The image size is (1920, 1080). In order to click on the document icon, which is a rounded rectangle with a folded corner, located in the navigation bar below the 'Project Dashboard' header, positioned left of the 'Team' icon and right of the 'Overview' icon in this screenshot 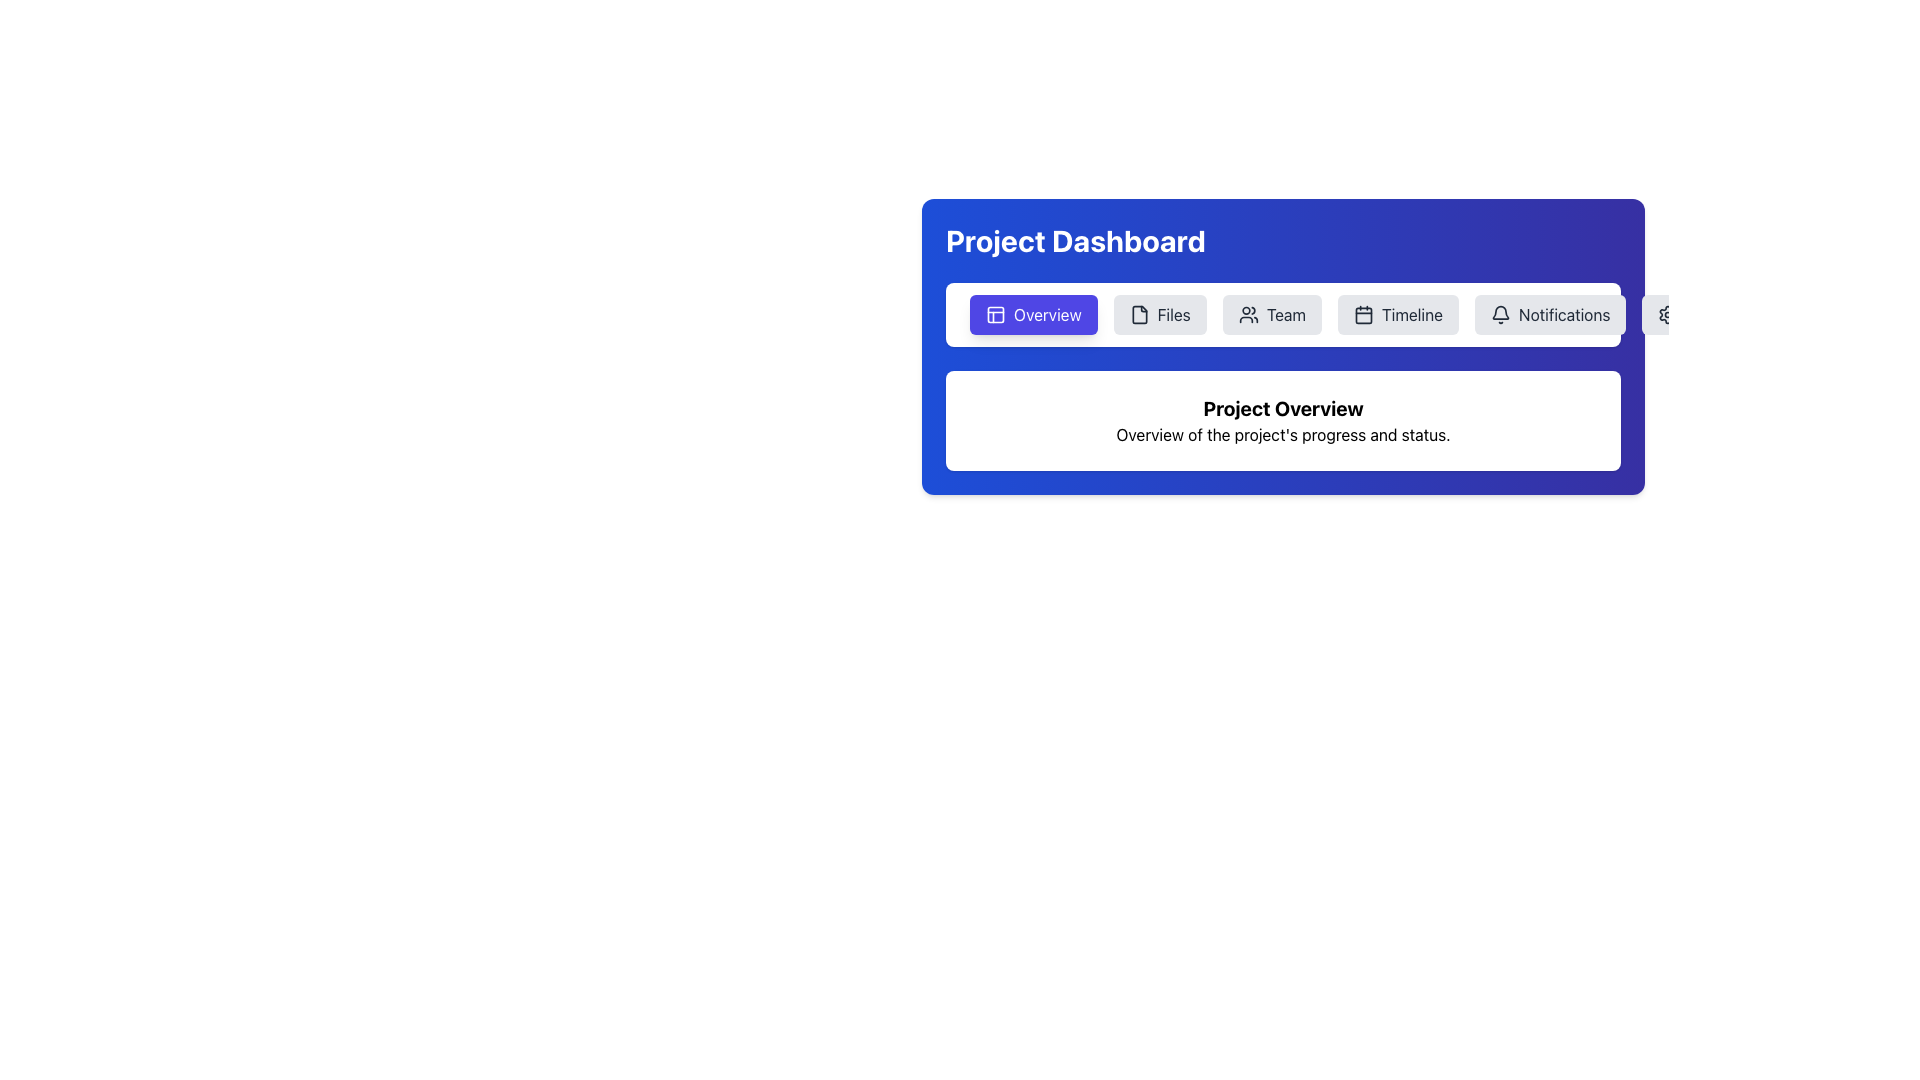, I will do `click(1139, 315)`.